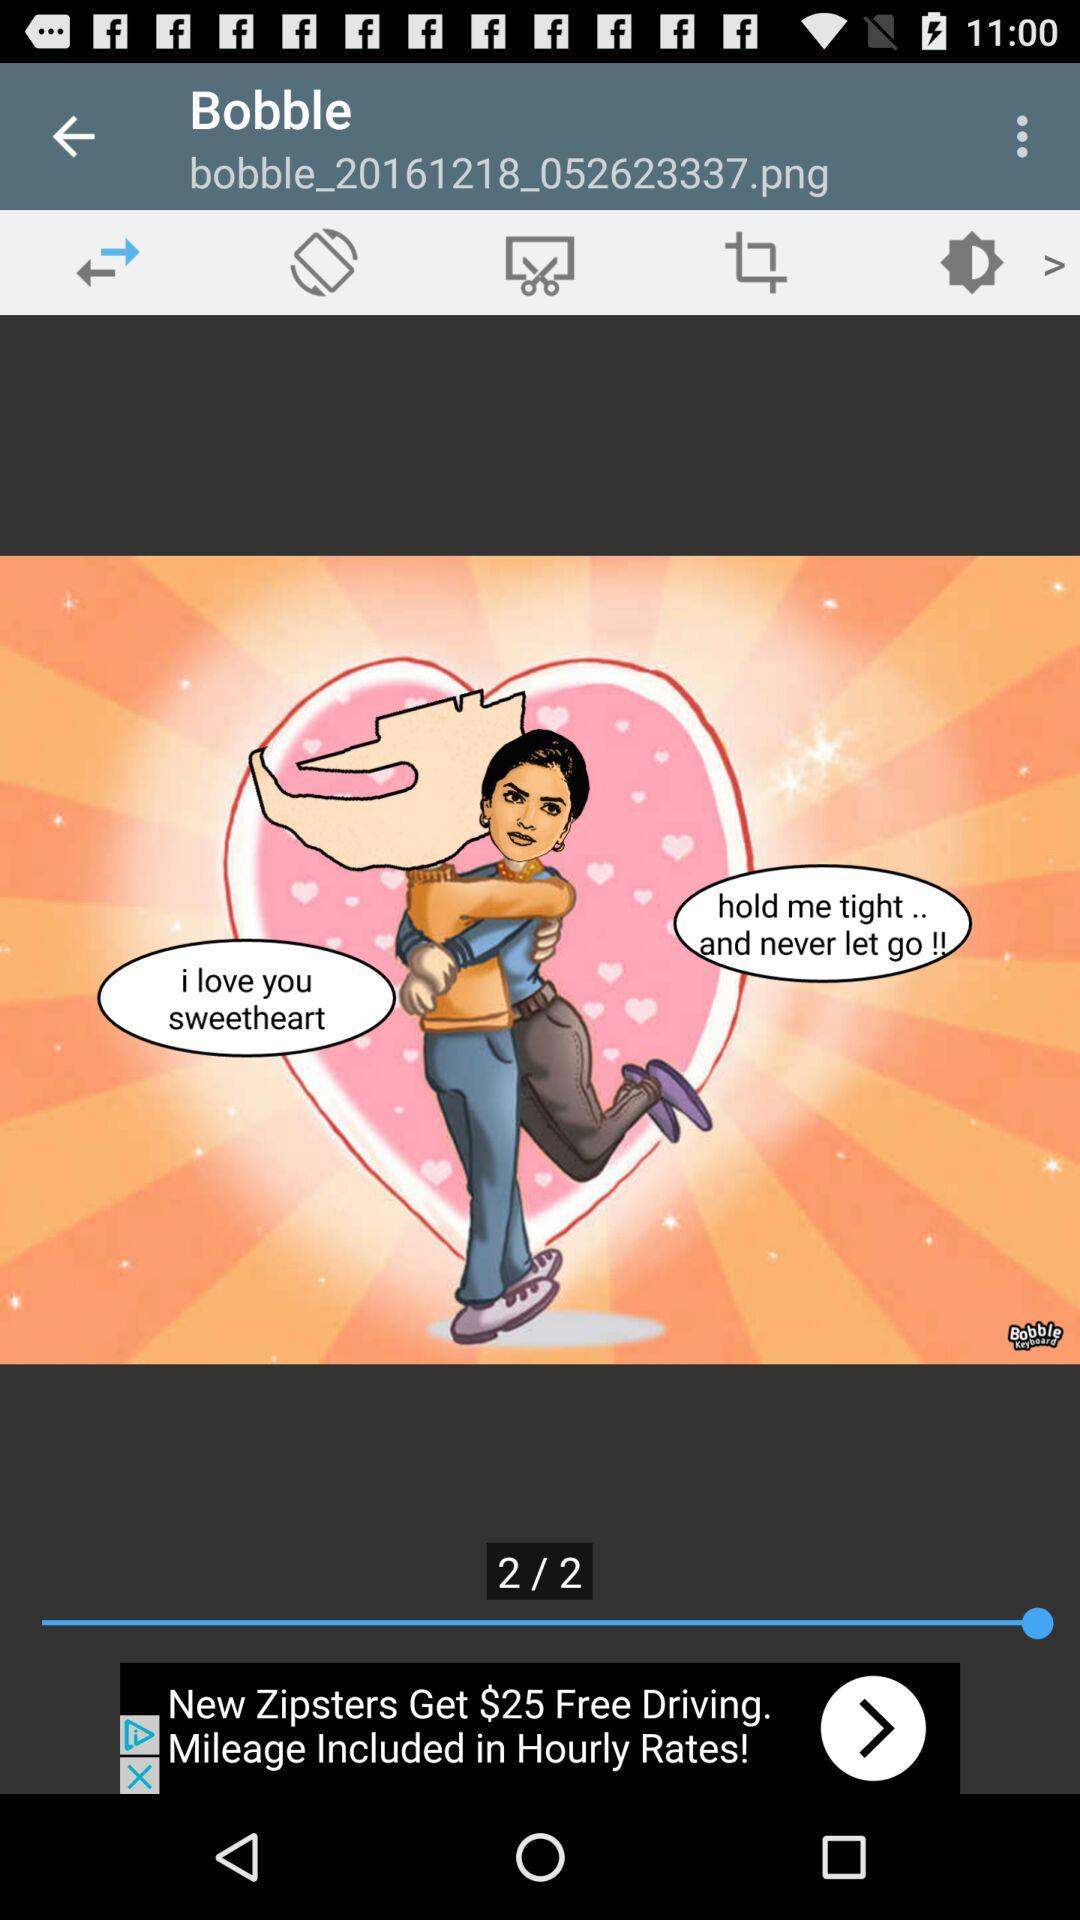 The width and height of the screenshot is (1080, 1920). I want to click on the explore icon, so click(323, 261).